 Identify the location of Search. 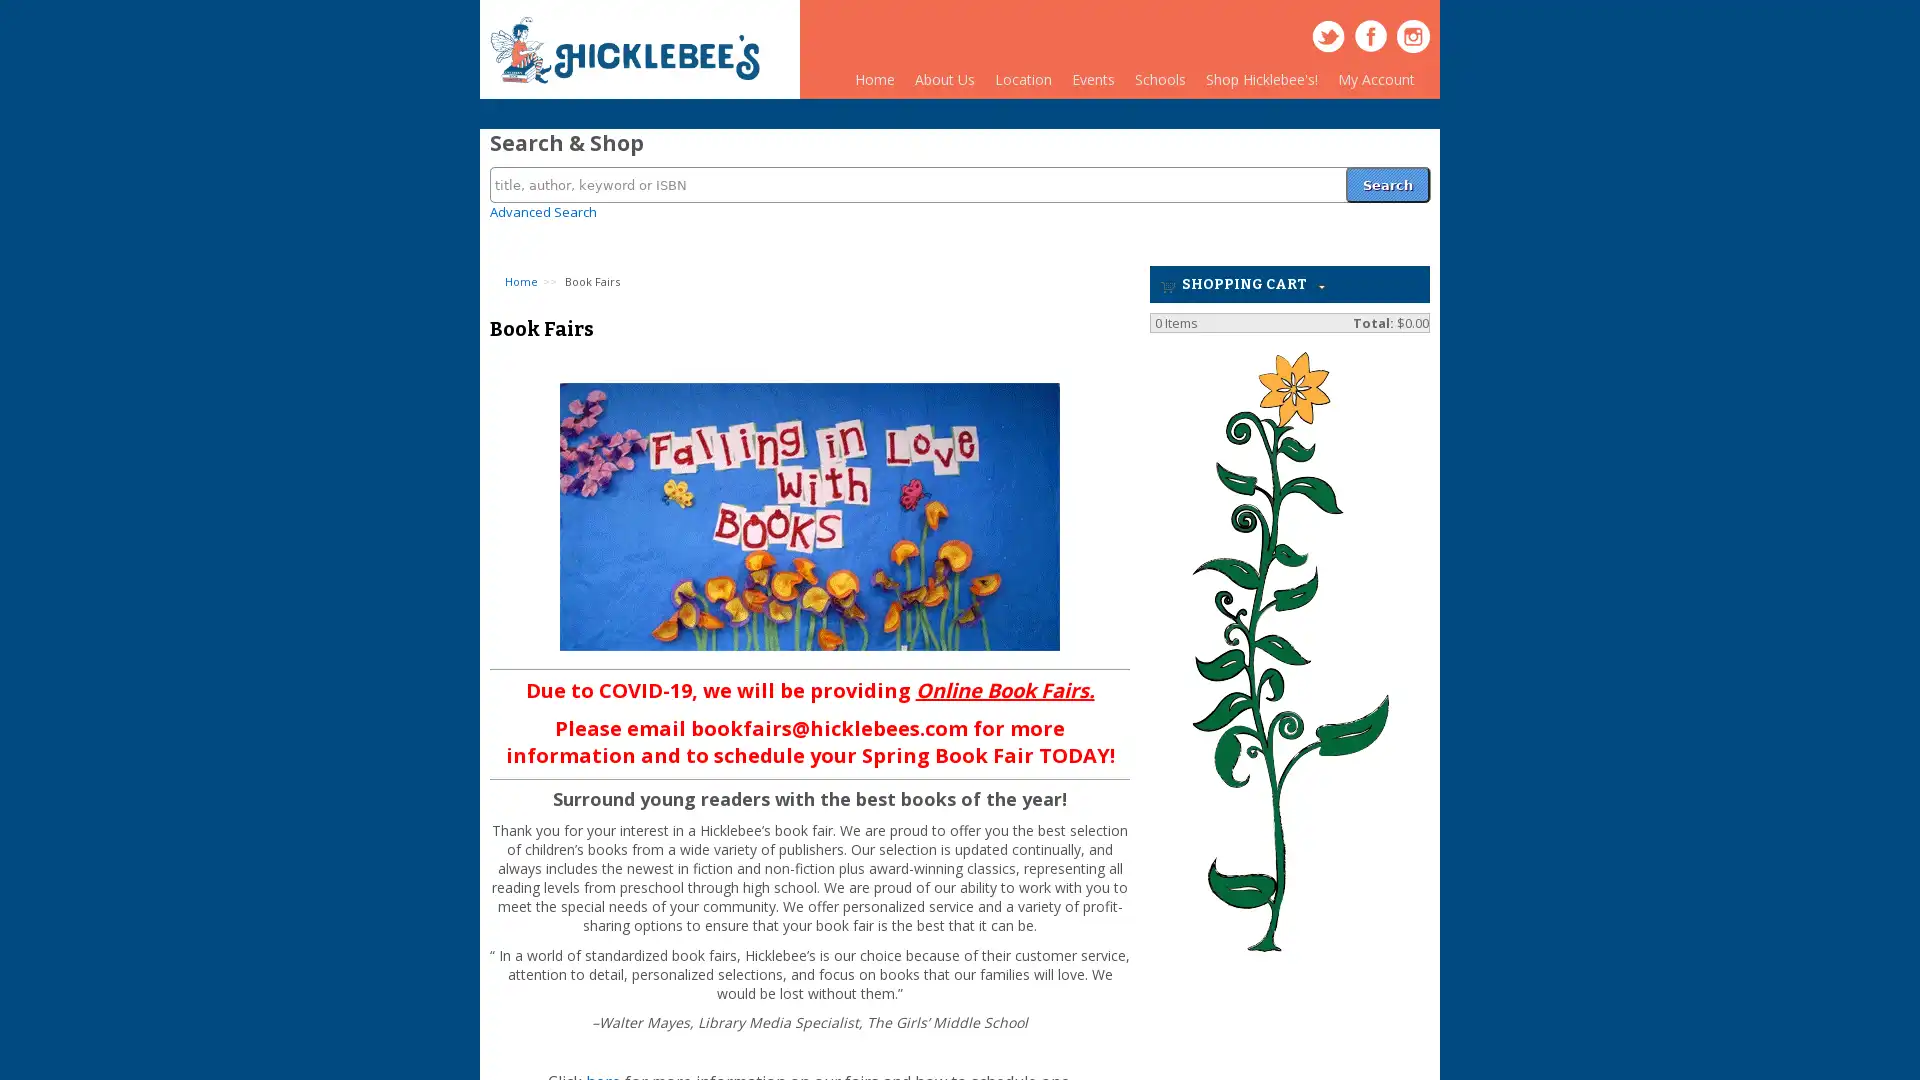
(1386, 172).